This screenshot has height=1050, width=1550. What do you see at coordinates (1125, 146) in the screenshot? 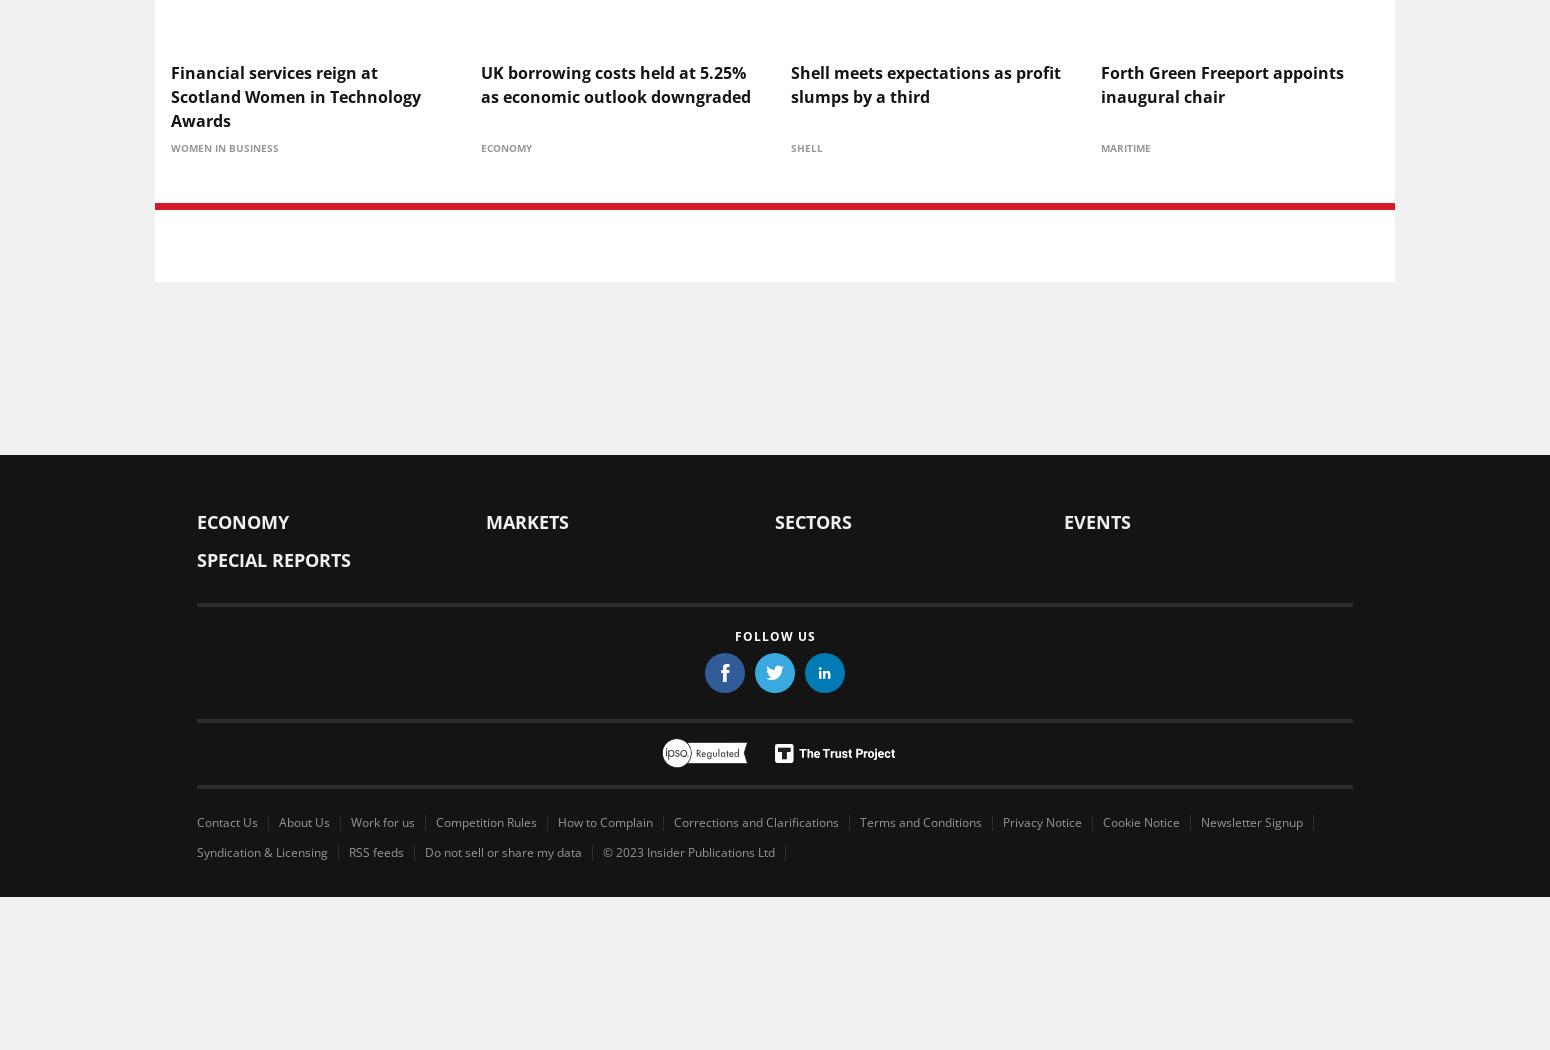
I see `'Maritime'` at bounding box center [1125, 146].